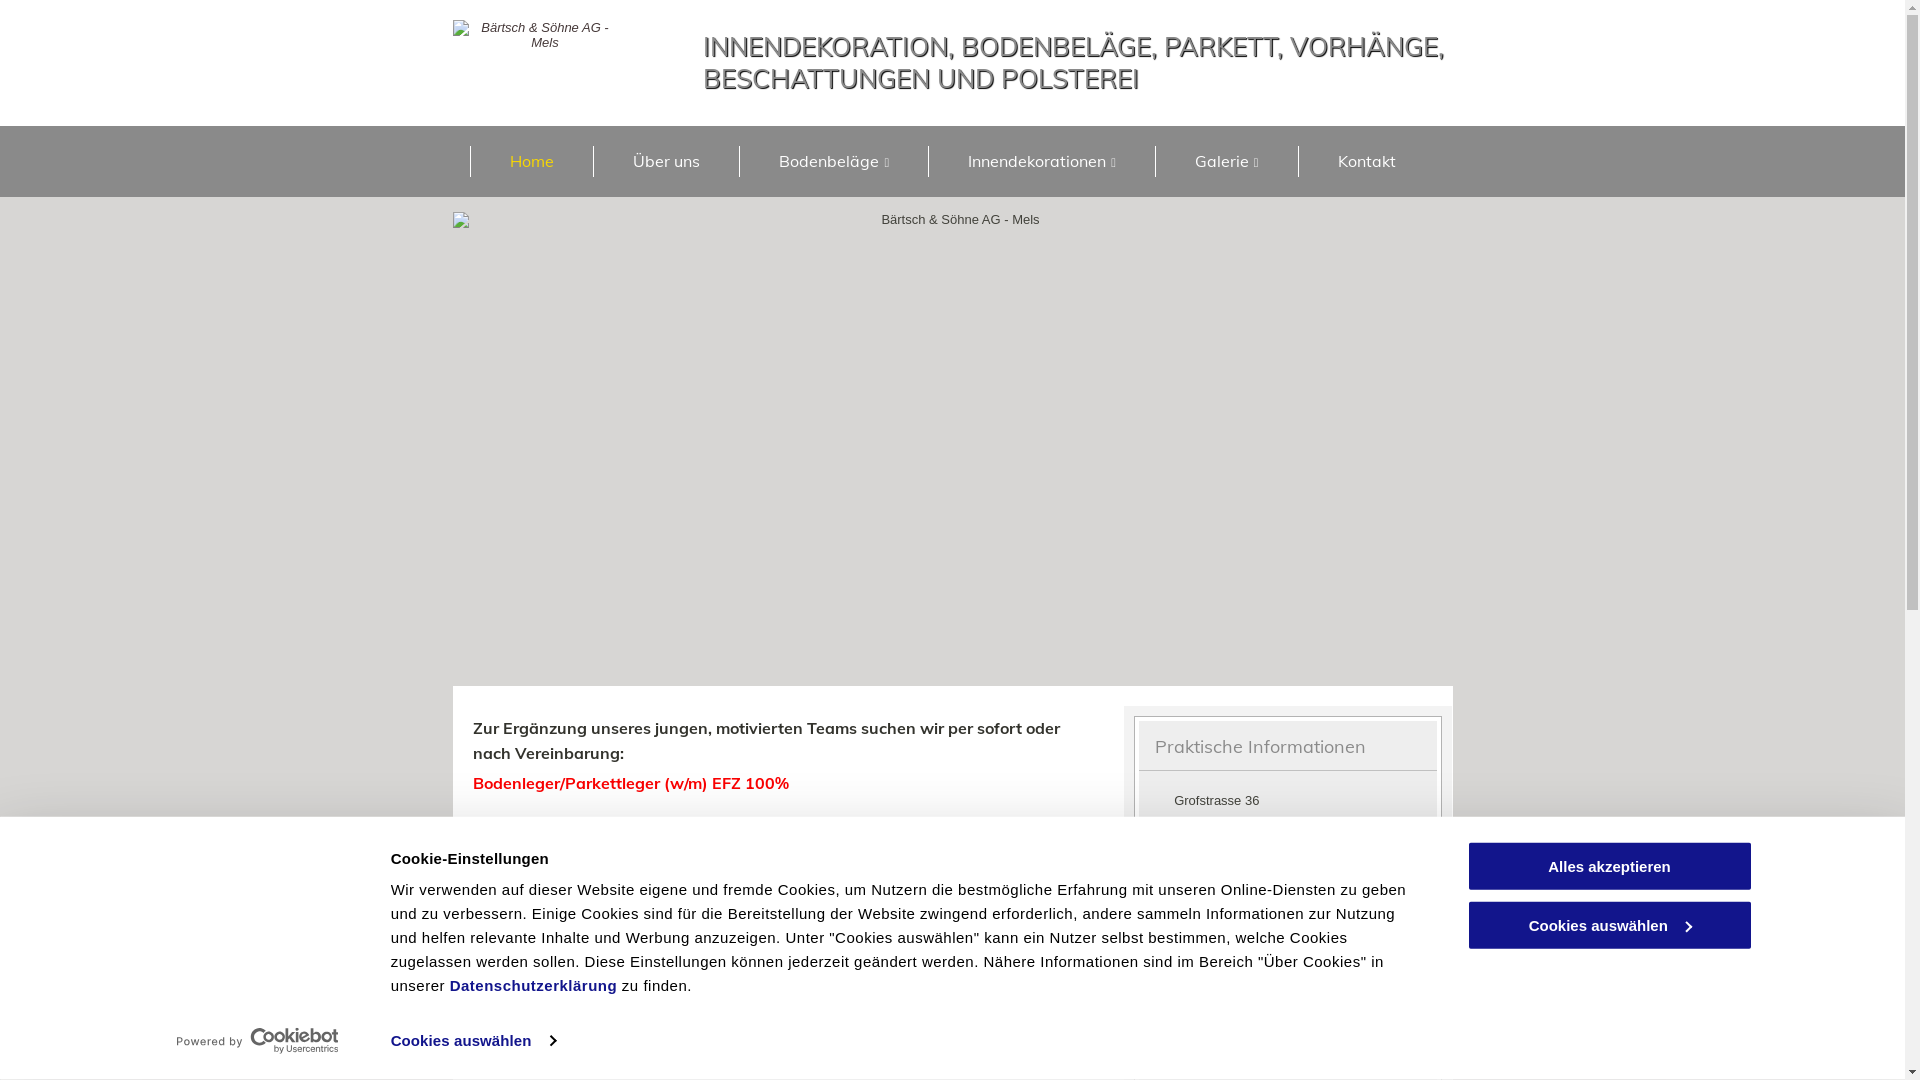 This screenshot has width=1920, height=1080. What do you see at coordinates (1227, 853) in the screenshot?
I see `'081 723 48 15'` at bounding box center [1227, 853].